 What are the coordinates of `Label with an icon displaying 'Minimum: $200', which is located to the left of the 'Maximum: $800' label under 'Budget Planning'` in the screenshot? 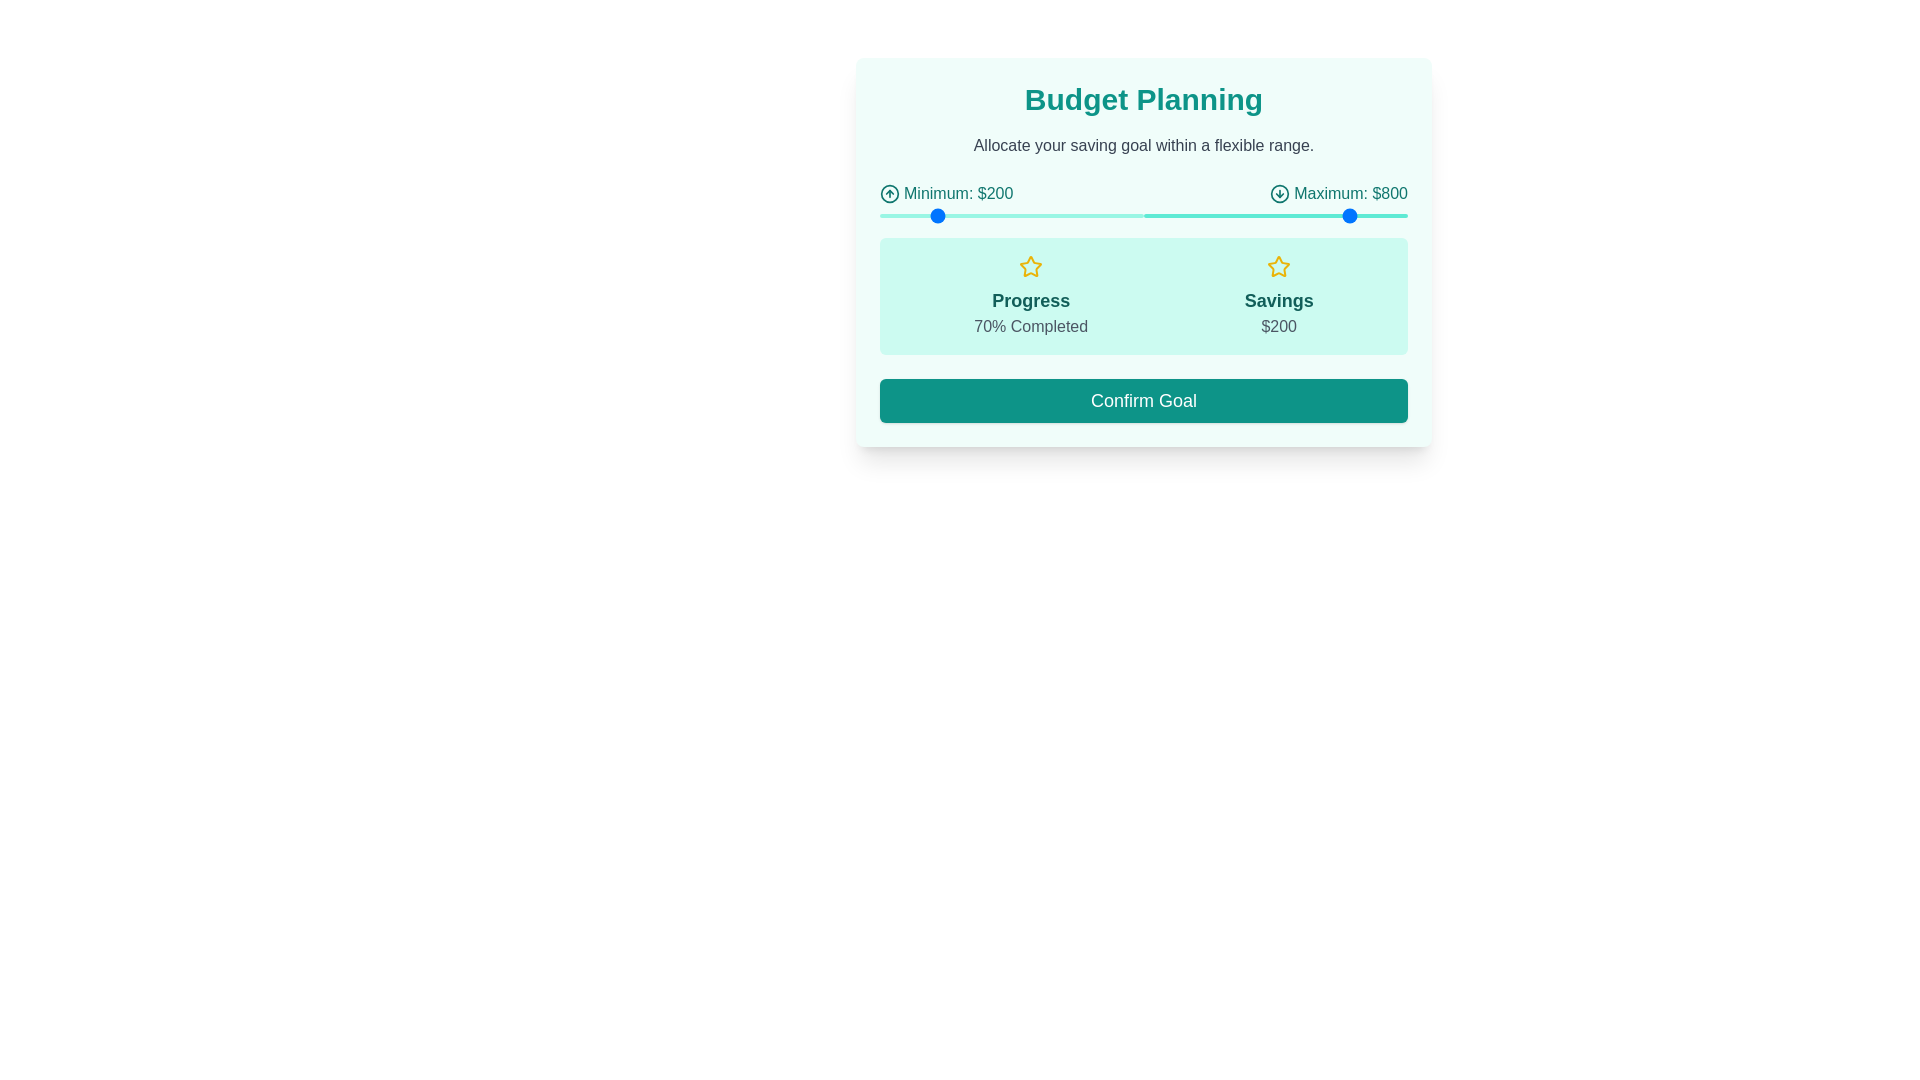 It's located at (945, 193).